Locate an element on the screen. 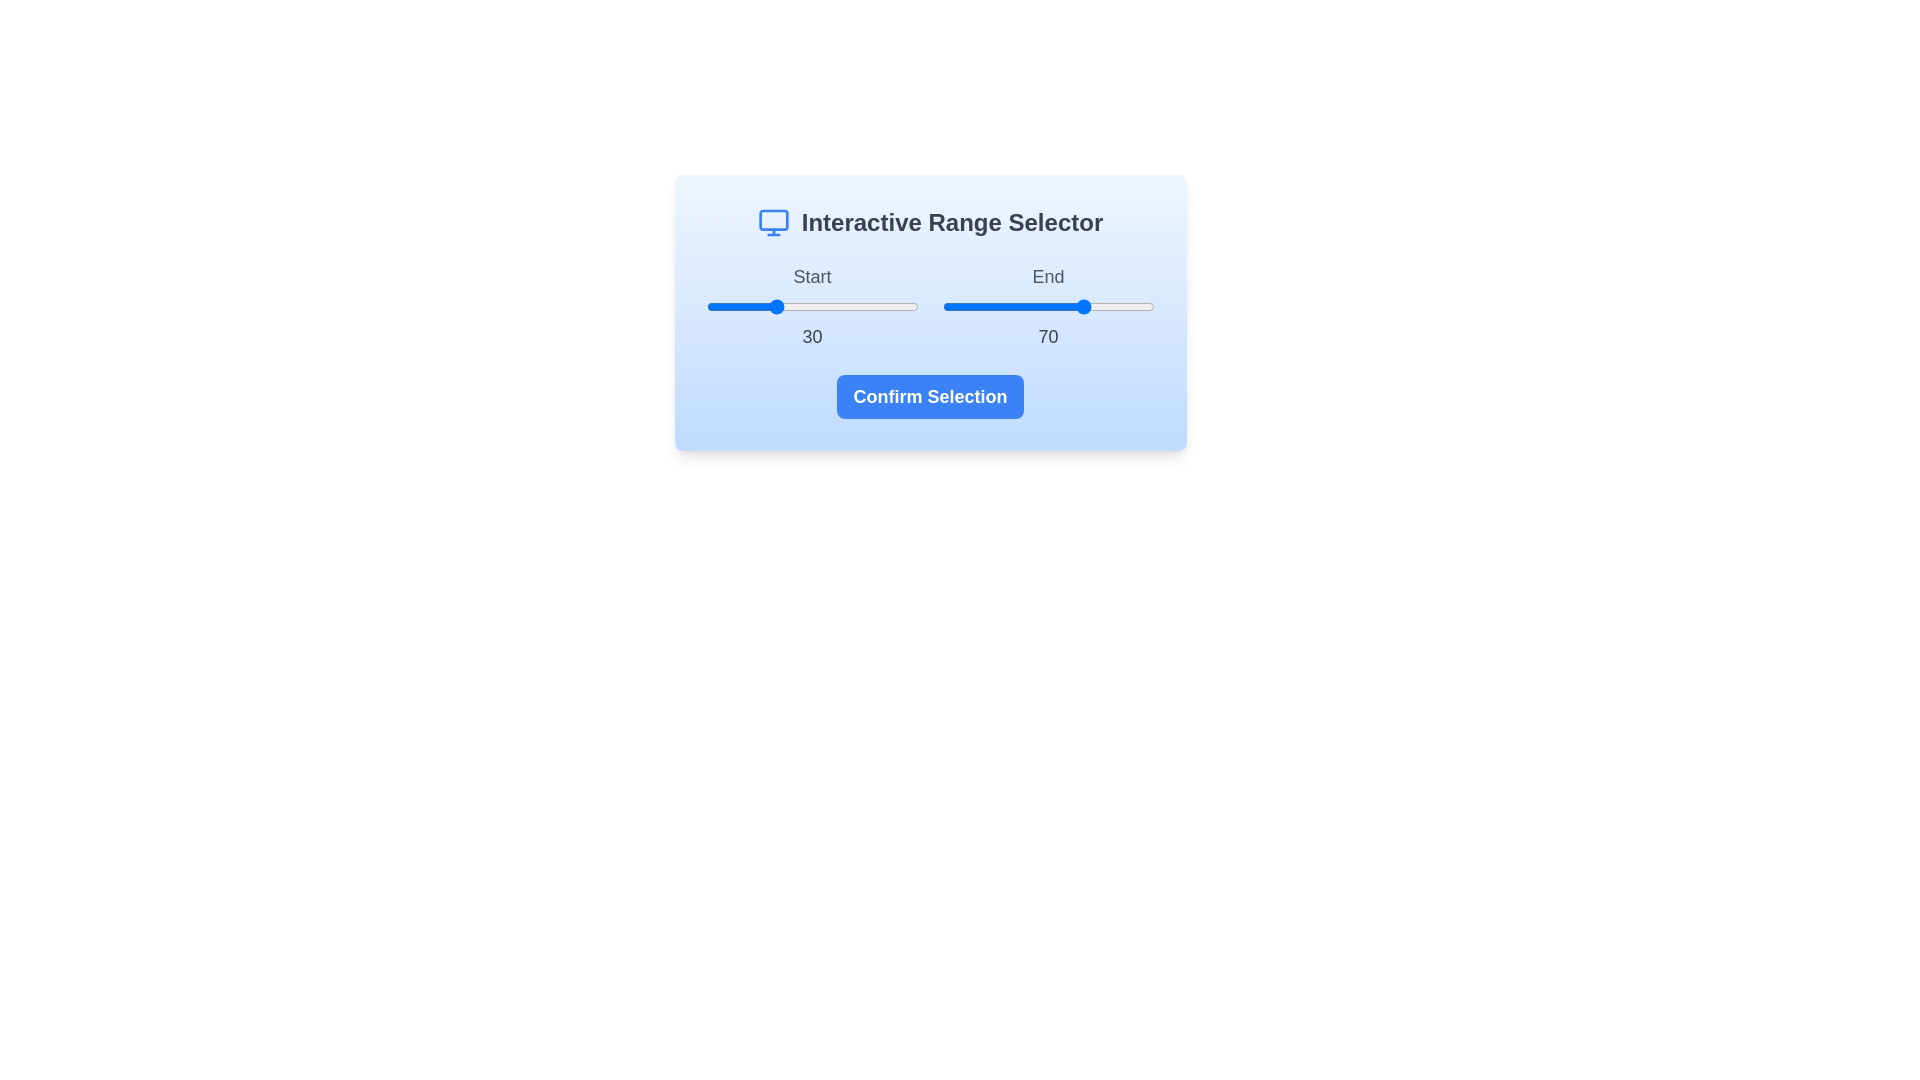 This screenshot has width=1920, height=1080. the end range value to 13 by interacting with the slider is located at coordinates (969, 307).